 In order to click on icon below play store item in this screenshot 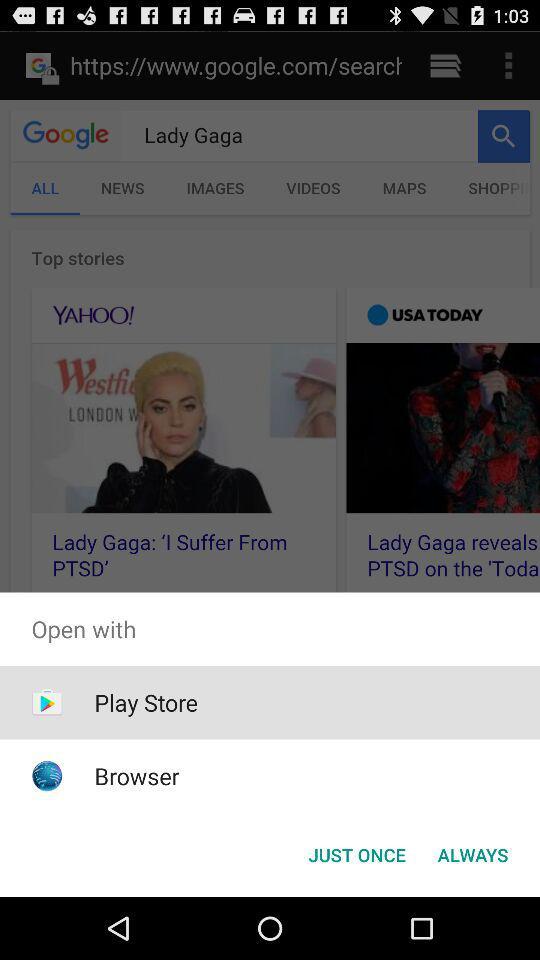, I will do `click(136, 775)`.